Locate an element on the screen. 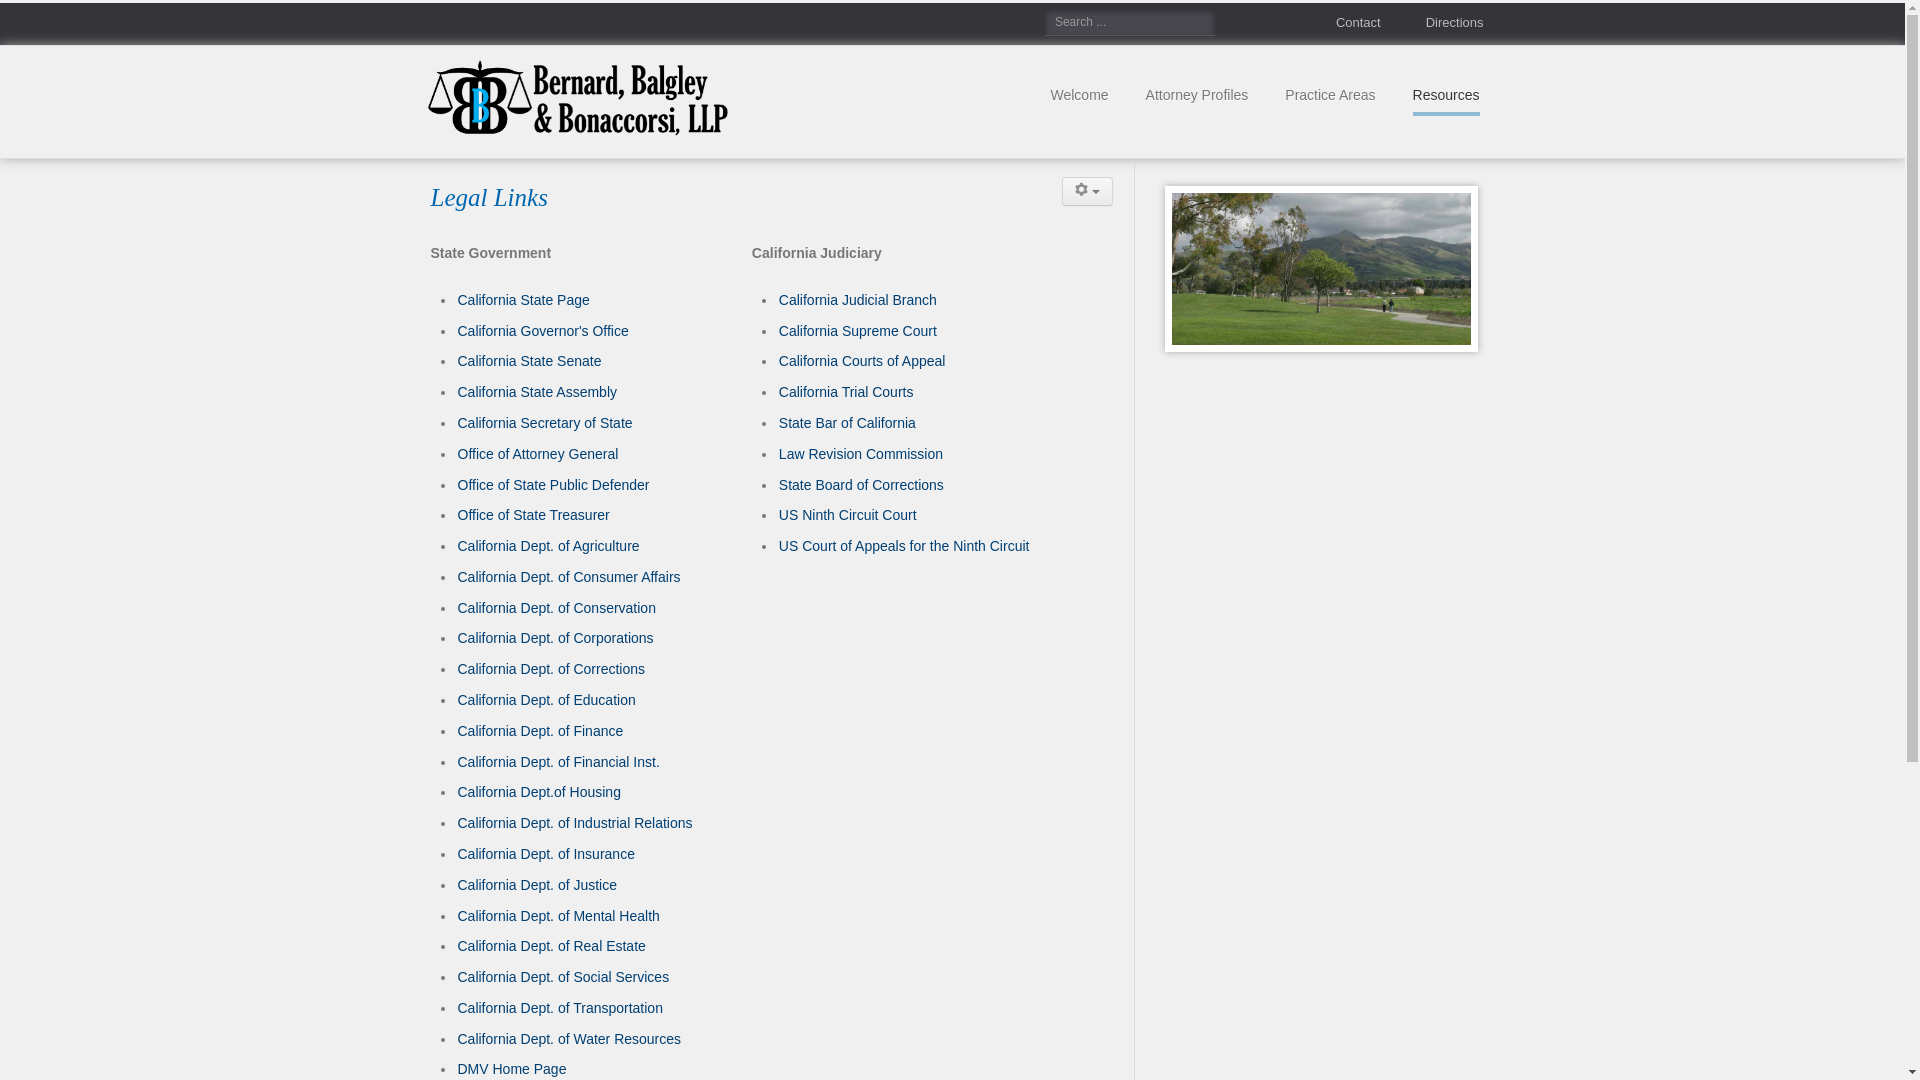 Image resolution: width=1920 pixels, height=1080 pixels. 'DMV Home Page' is located at coordinates (512, 1067).